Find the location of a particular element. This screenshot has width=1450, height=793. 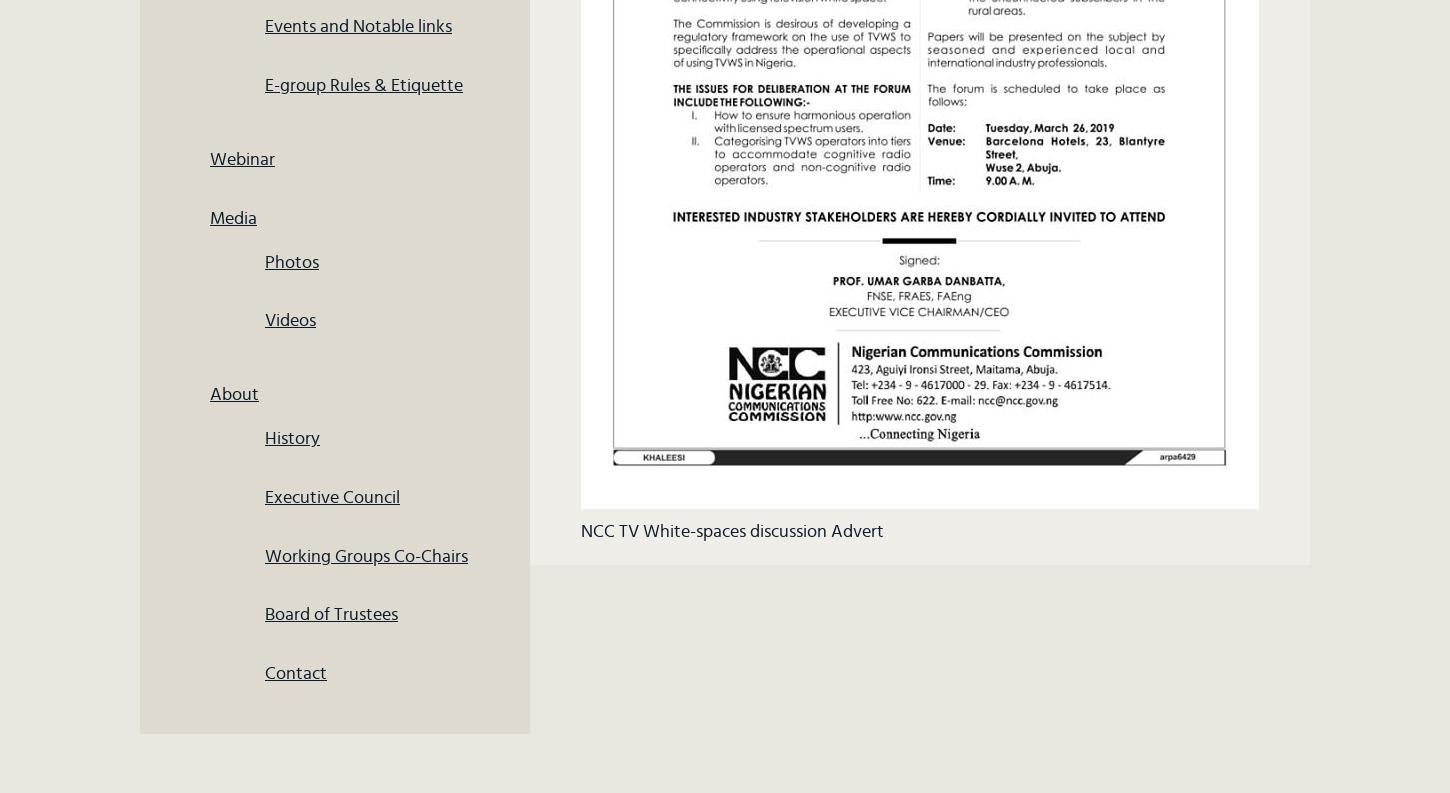

'Videos' is located at coordinates (290, 321).